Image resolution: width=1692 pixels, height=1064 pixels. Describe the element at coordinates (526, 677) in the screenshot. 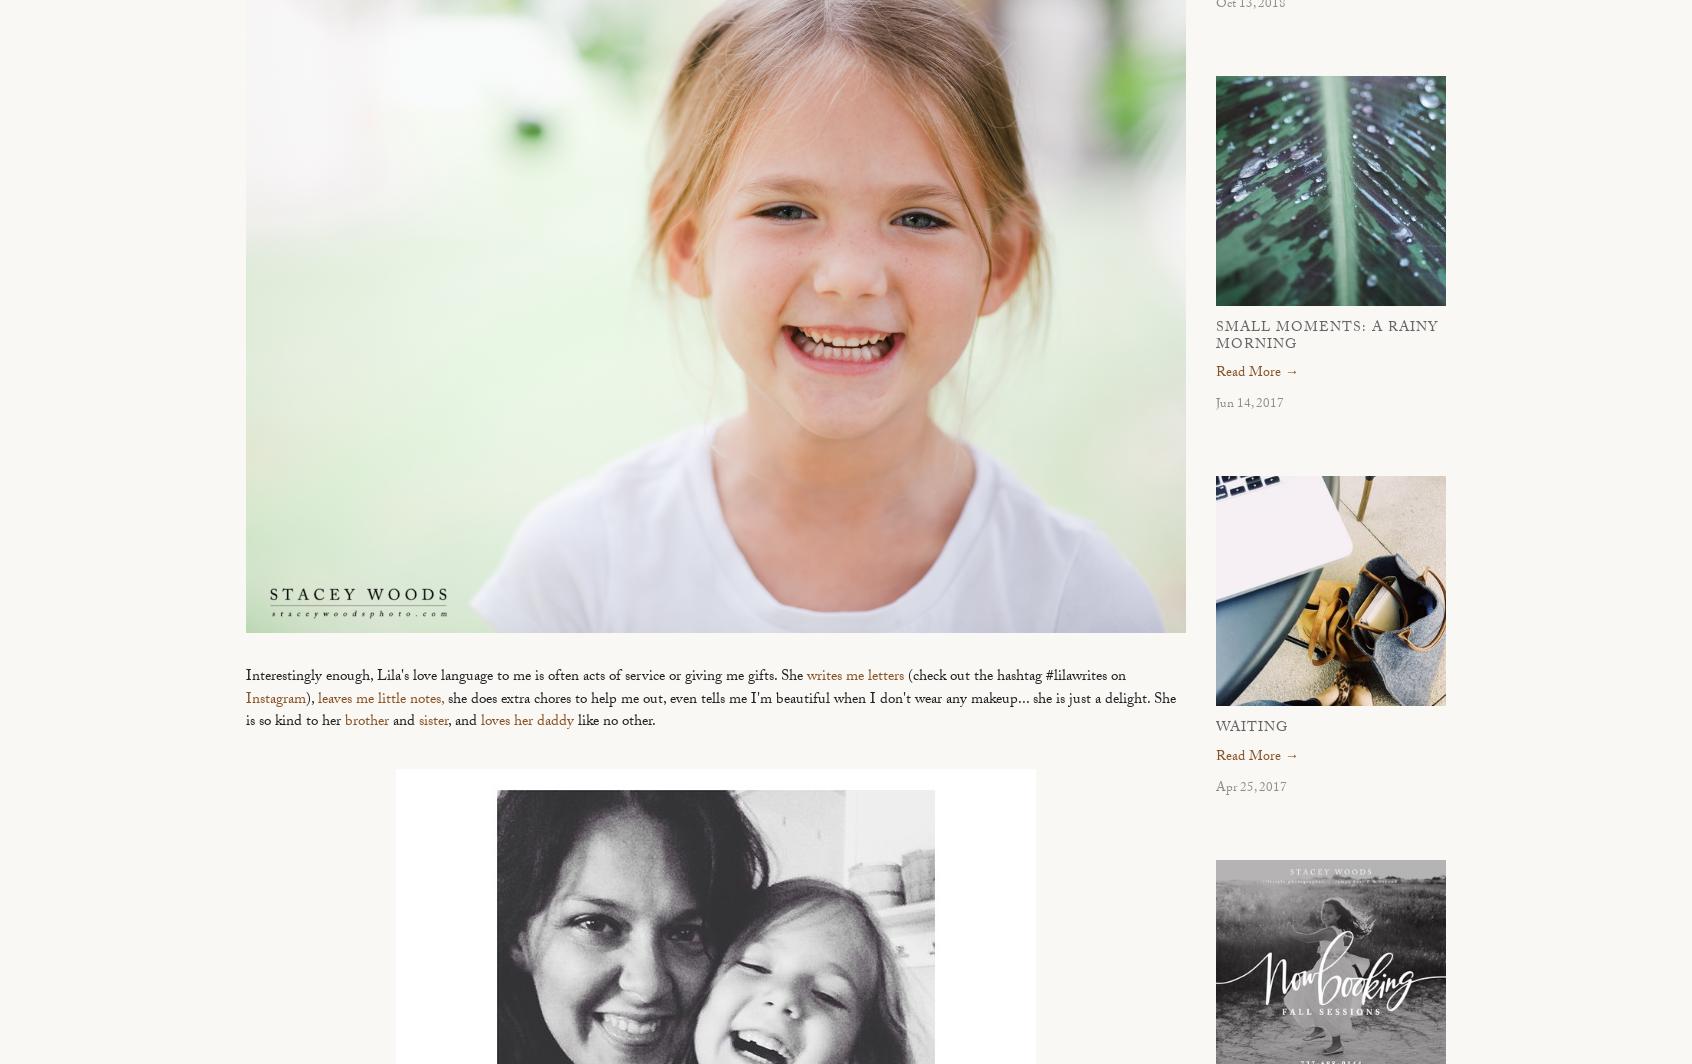

I see `'Interestingly enough, Lila's love language to me is often acts of service or giving me gifts. She'` at that location.